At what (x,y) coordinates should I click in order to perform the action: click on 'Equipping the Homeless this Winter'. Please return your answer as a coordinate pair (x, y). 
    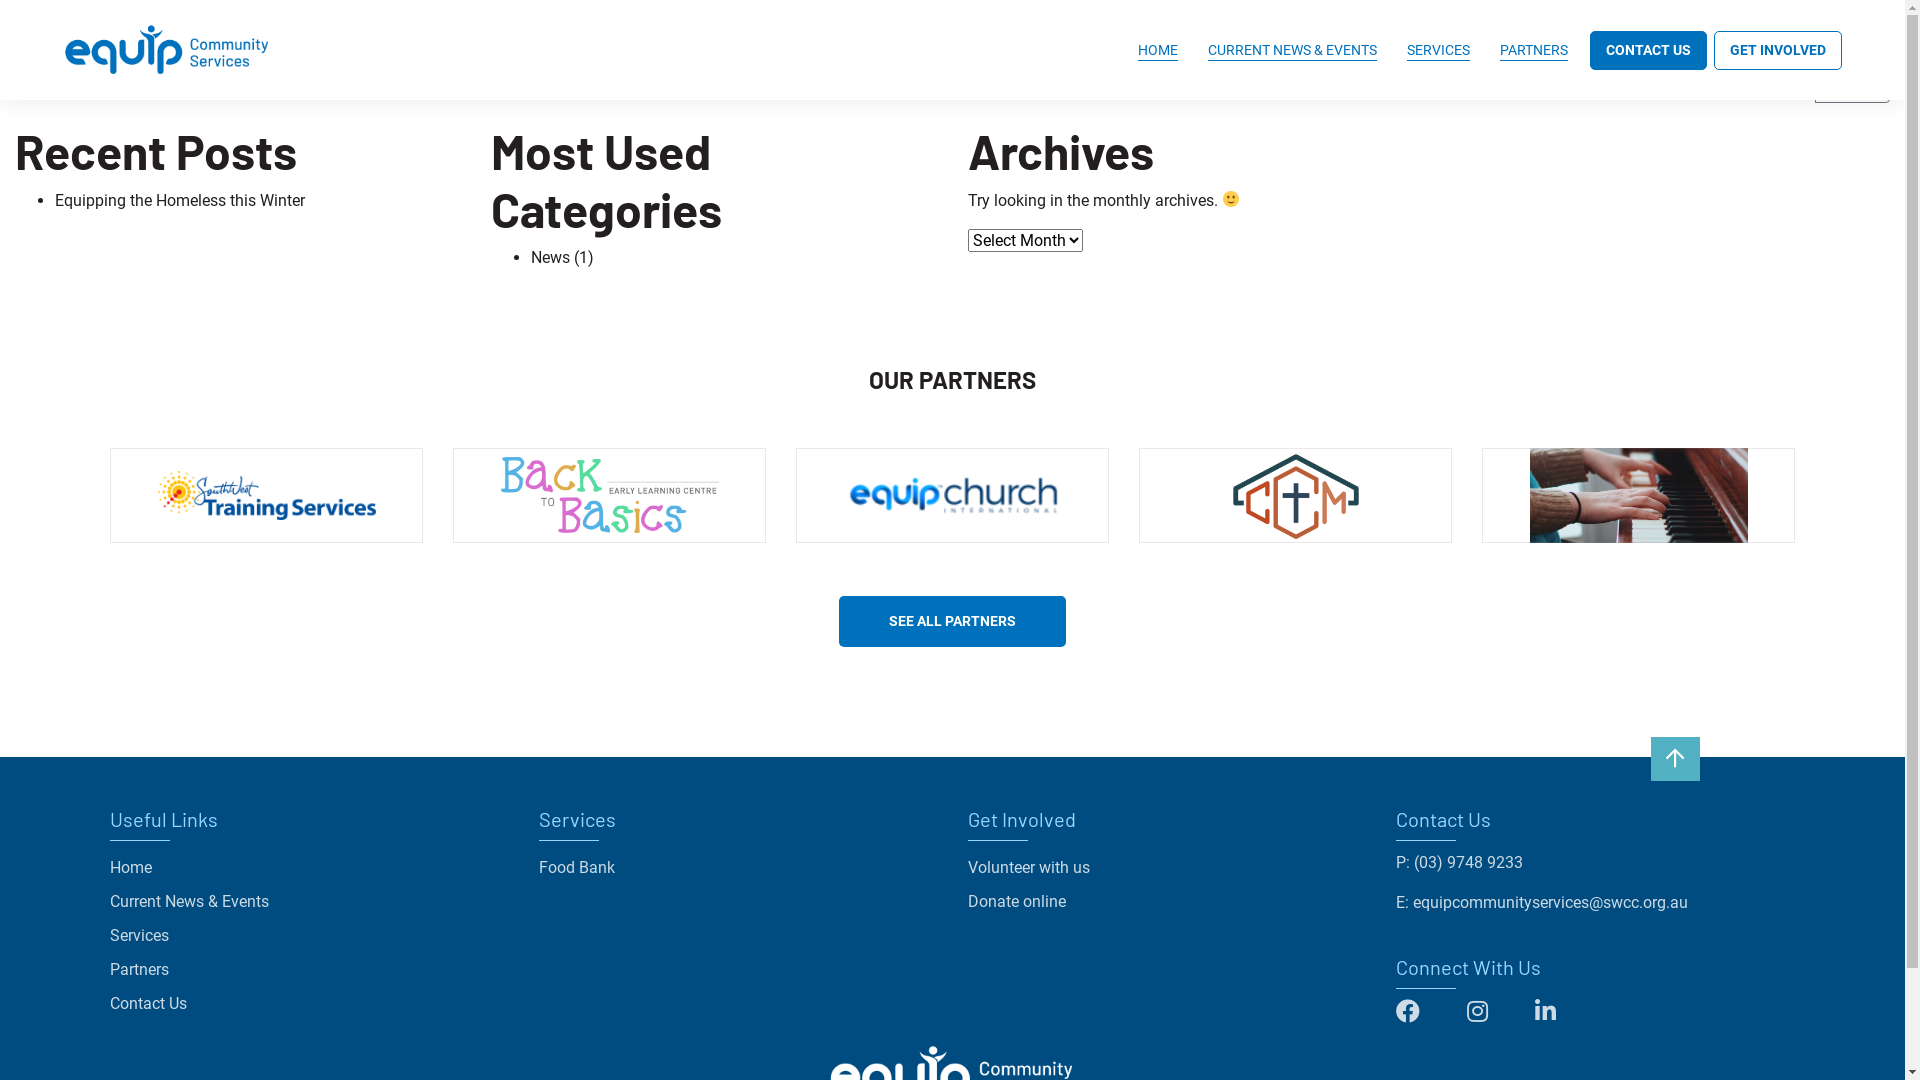
    Looking at the image, I should click on (180, 200).